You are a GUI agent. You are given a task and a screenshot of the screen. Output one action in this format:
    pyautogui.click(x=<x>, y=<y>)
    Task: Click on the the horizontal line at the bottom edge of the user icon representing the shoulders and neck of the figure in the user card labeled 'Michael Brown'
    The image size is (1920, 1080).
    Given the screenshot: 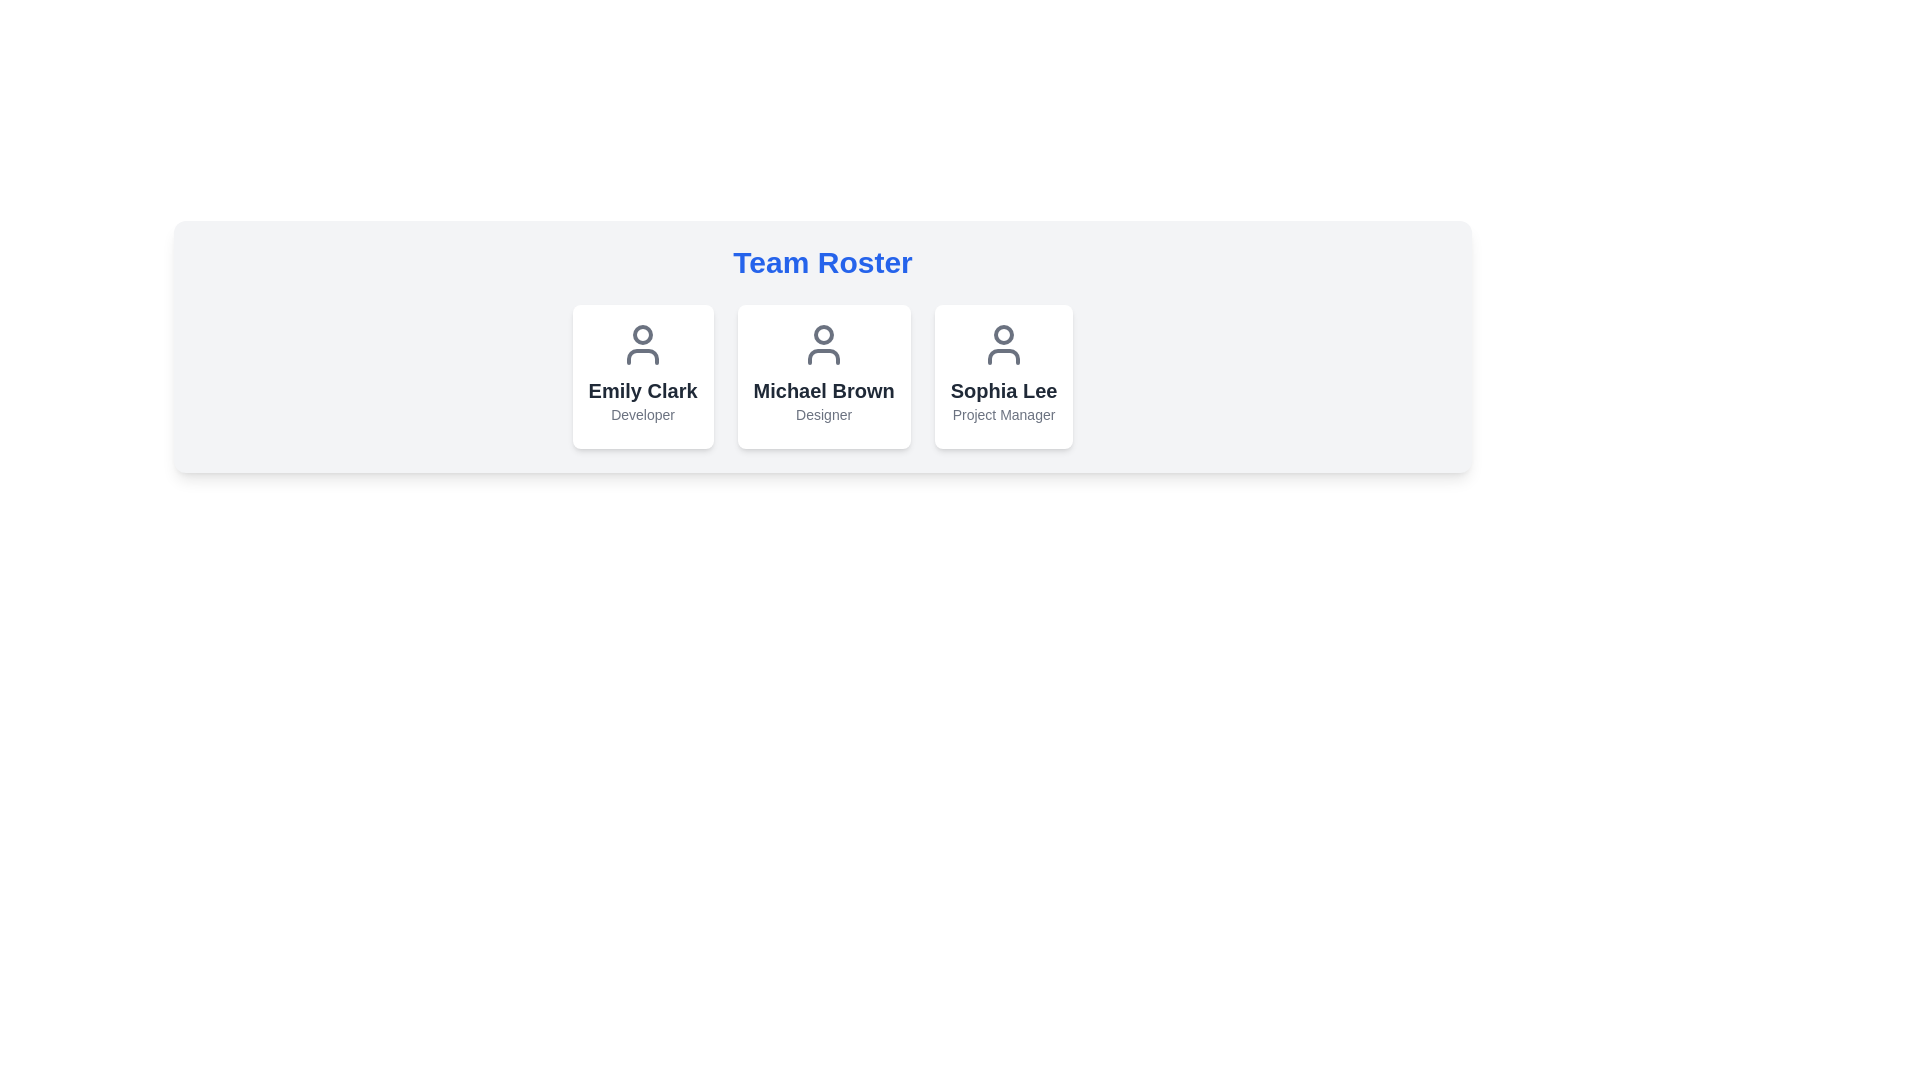 What is the action you would take?
    pyautogui.click(x=824, y=356)
    